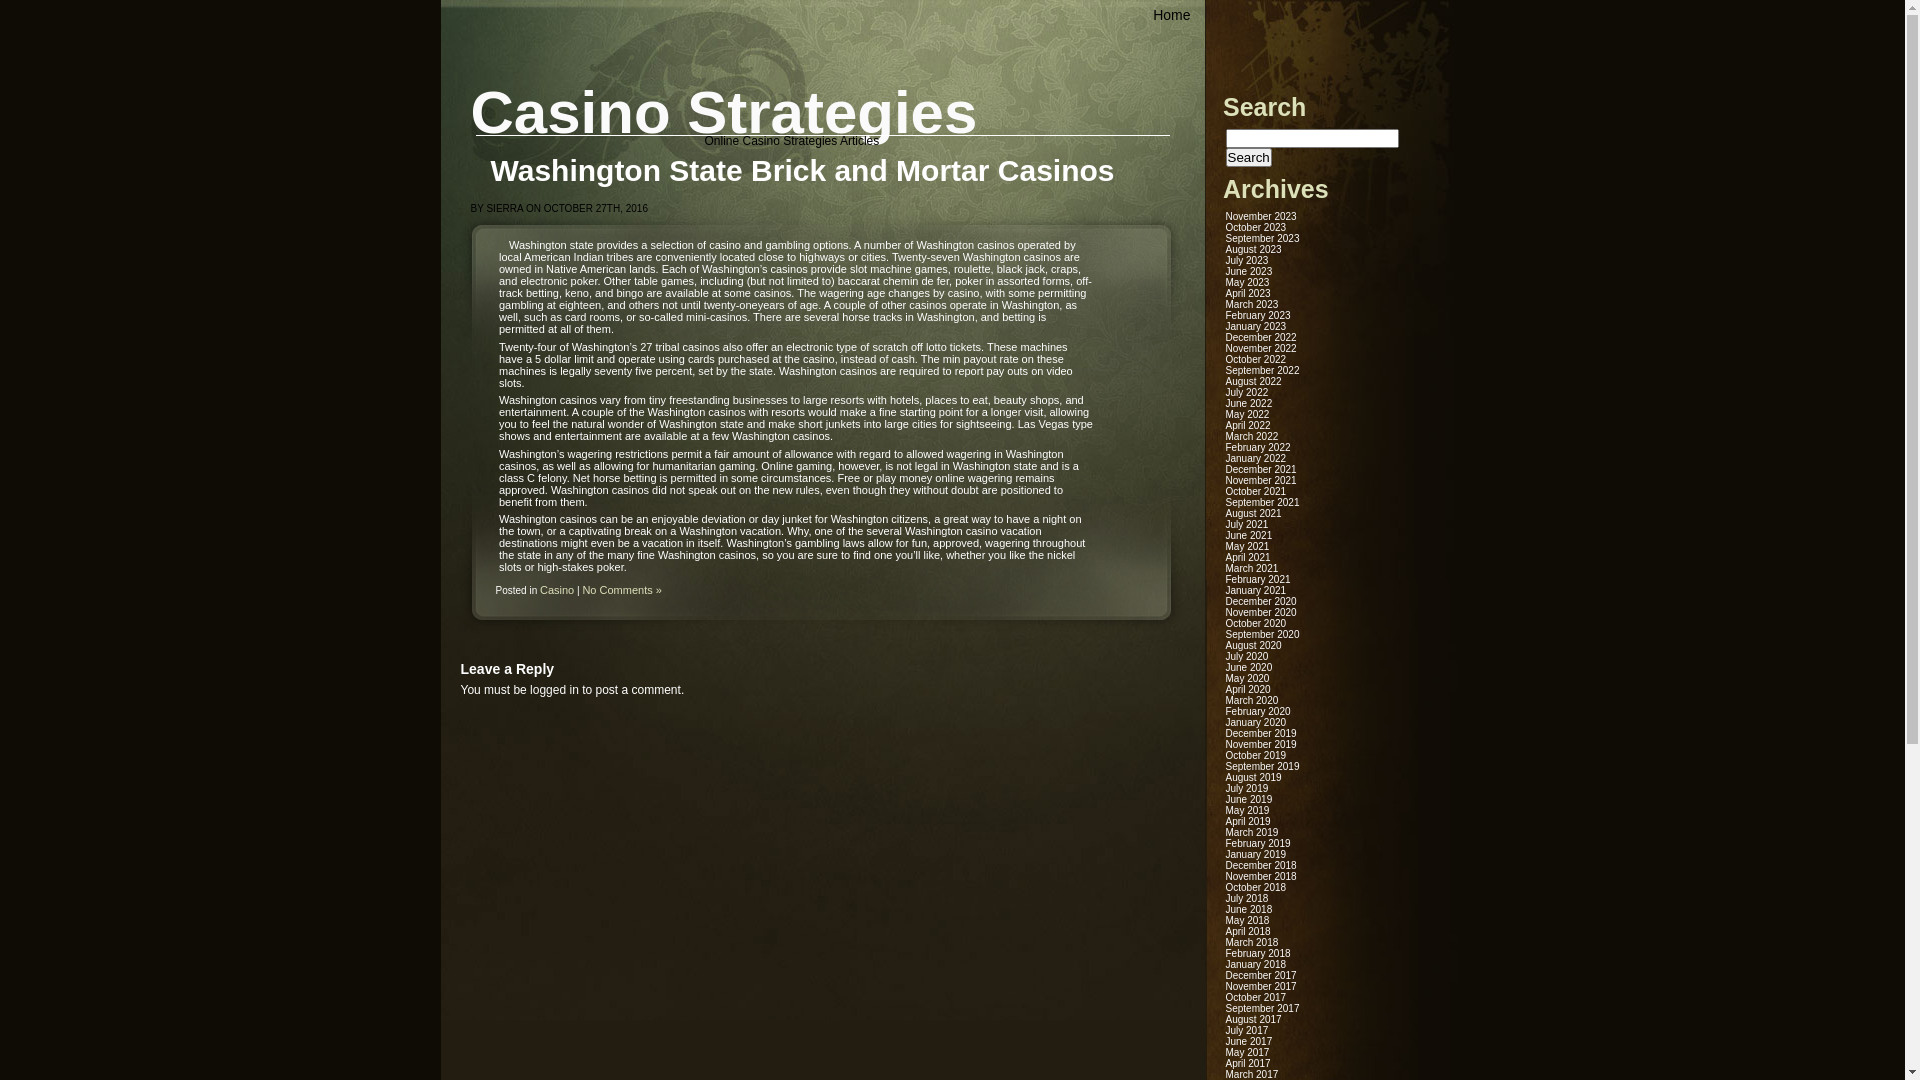  Describe the element at coordinates (1255, 963) in the screenshot. I see `'January 2018'` at that location.